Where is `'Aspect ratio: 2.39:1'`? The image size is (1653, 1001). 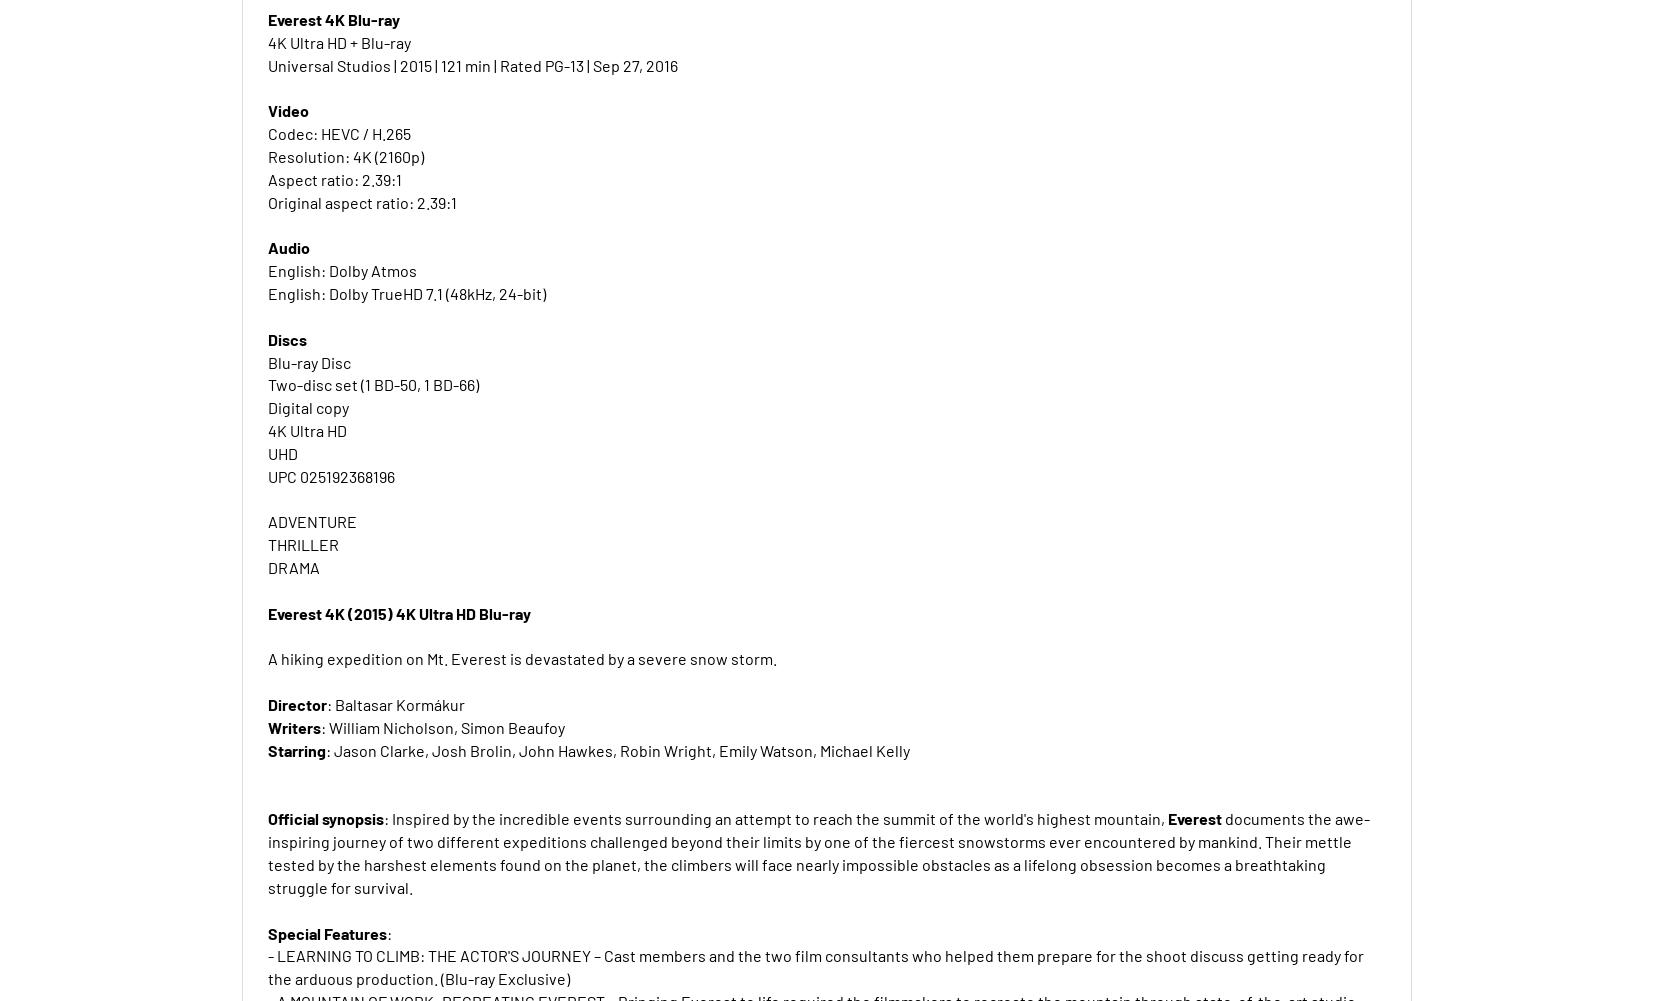
'Aspect ratio: 2.39:1' is located at coordinates (333, 178).